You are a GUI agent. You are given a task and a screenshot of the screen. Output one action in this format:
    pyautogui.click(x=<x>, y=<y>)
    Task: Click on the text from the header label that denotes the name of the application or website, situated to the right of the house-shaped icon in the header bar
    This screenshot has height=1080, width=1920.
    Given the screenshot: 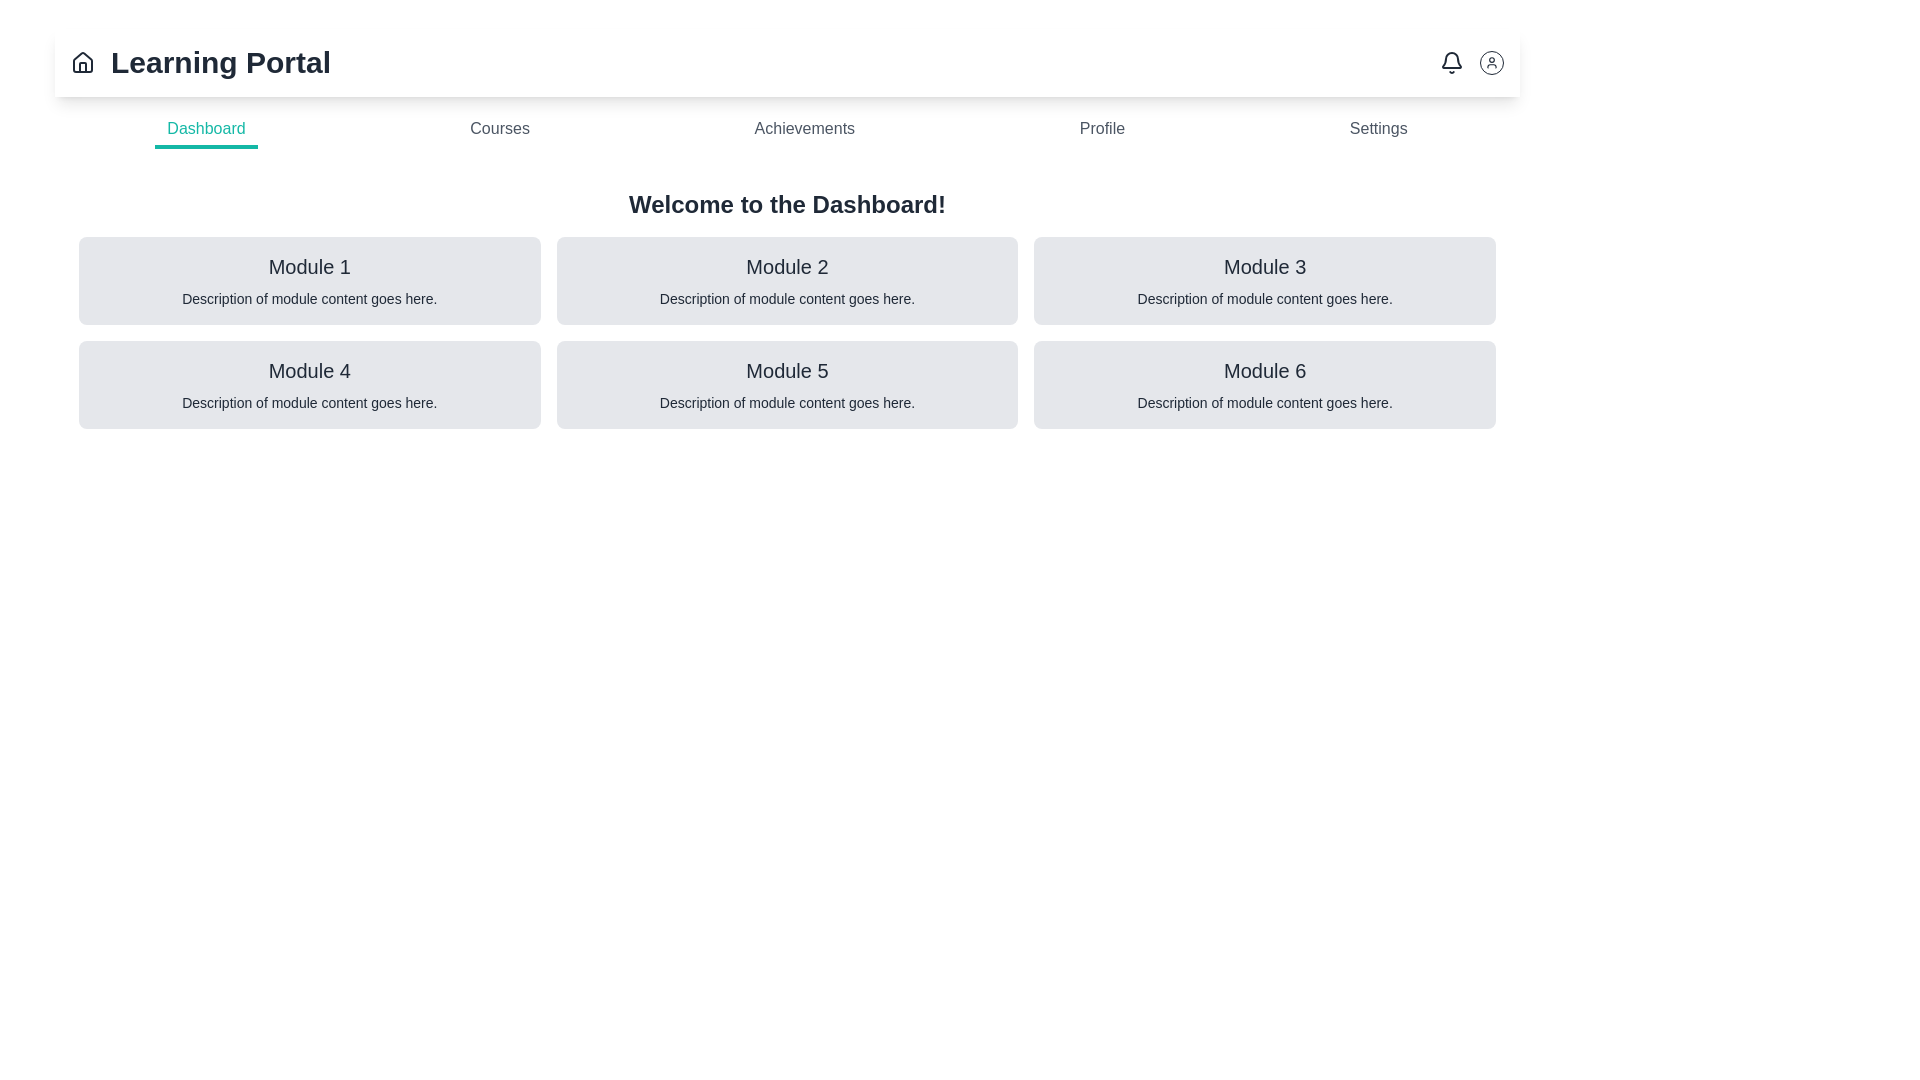 What is the action you would take?
    pyautogui.click(x=220, y=61)
    